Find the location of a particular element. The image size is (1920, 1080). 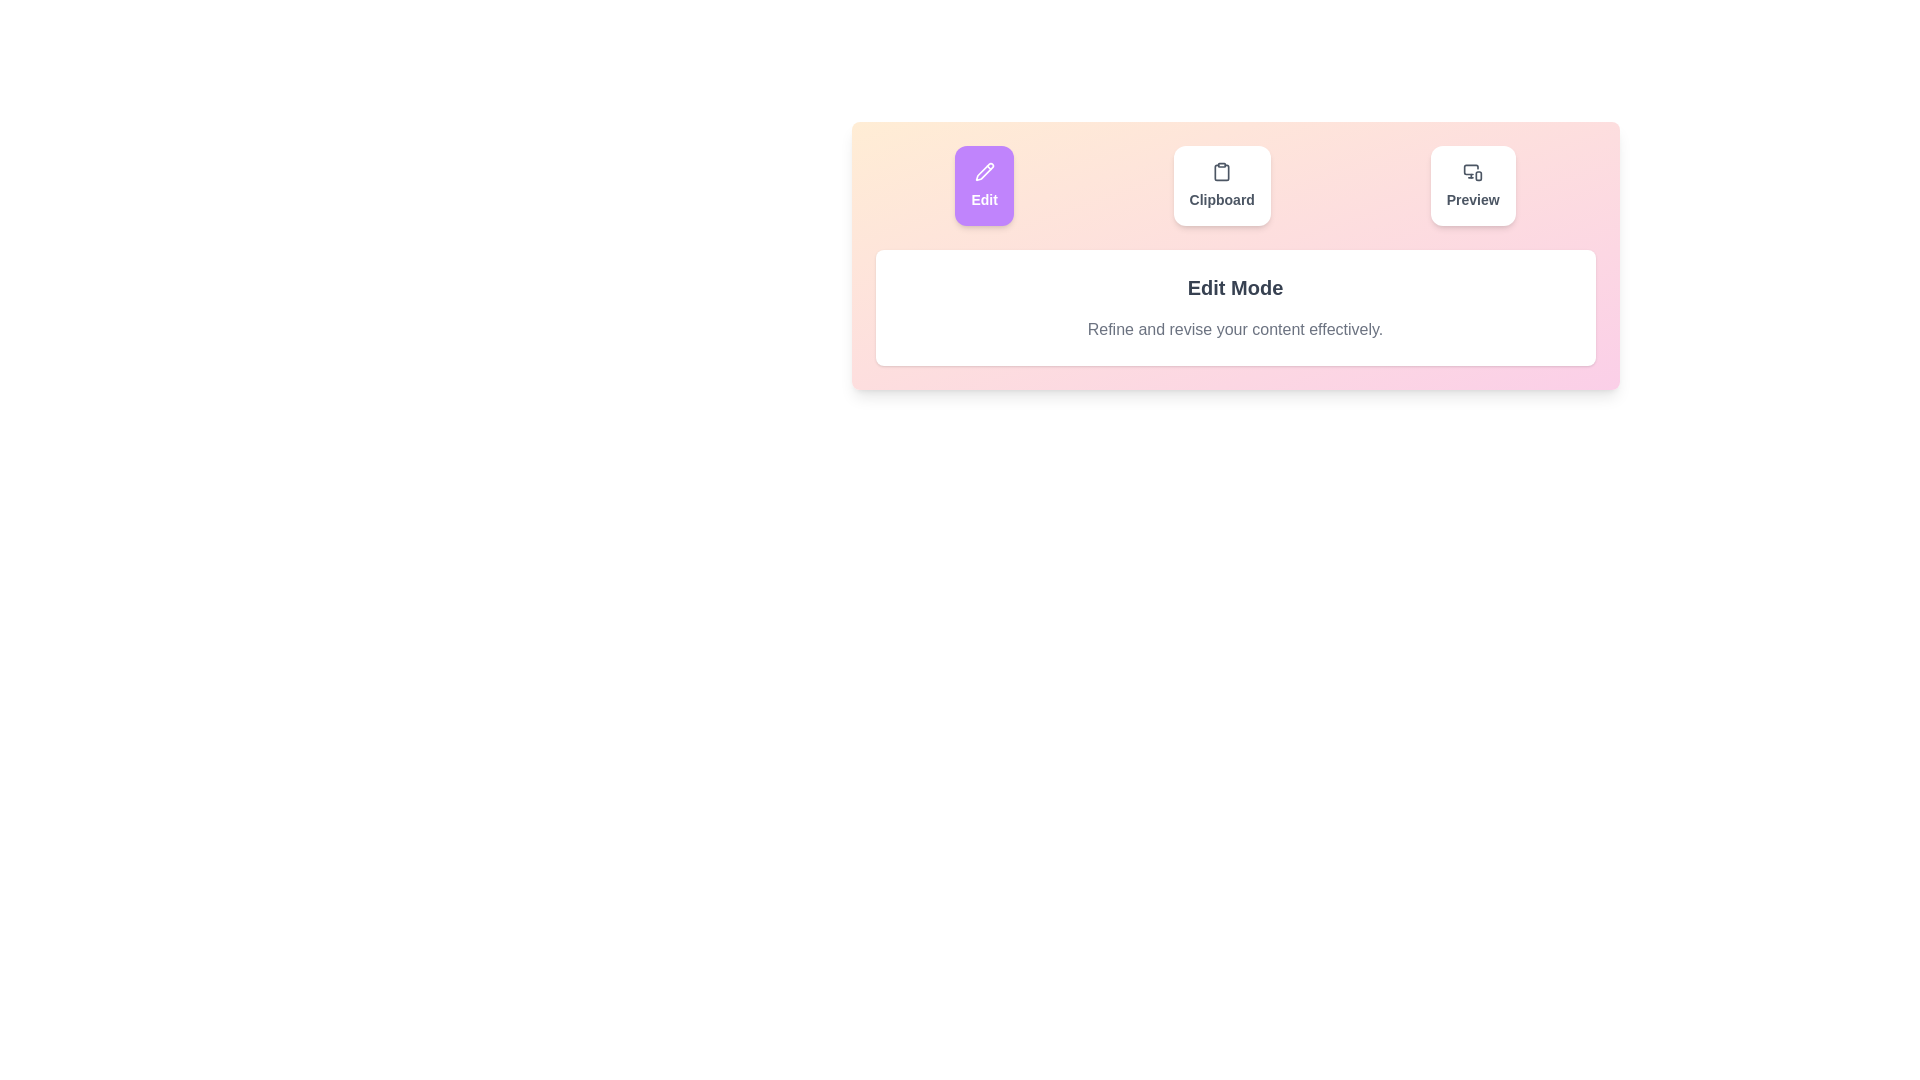

the tab button labeled Edit is located at coordinates (984, 185).